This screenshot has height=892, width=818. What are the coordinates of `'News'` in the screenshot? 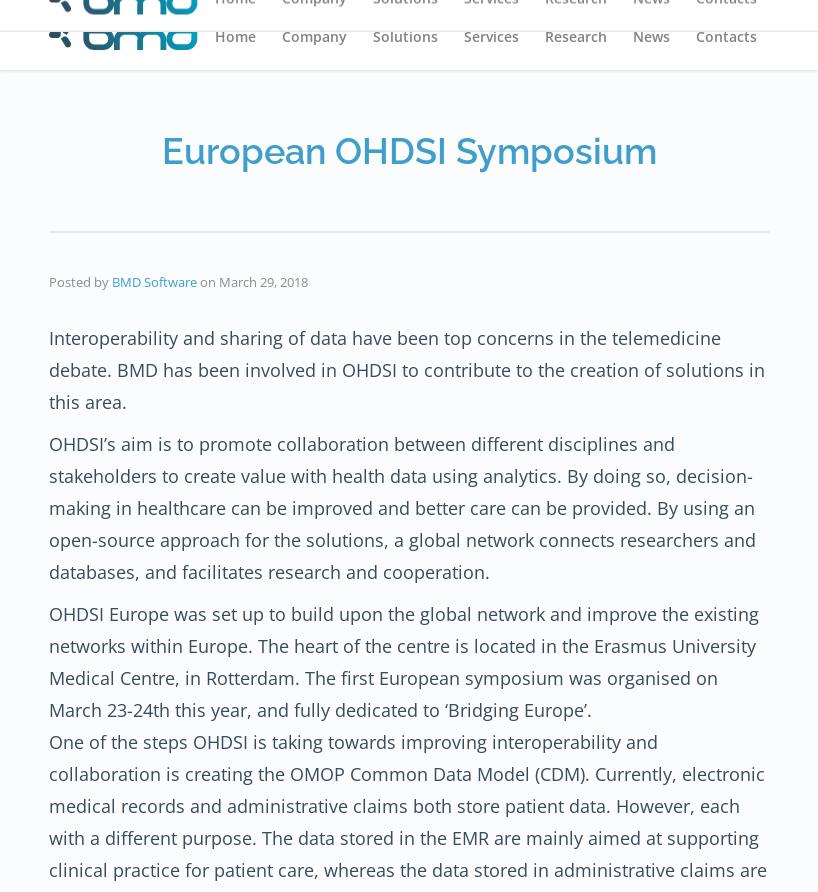 It's located at (632, 36).